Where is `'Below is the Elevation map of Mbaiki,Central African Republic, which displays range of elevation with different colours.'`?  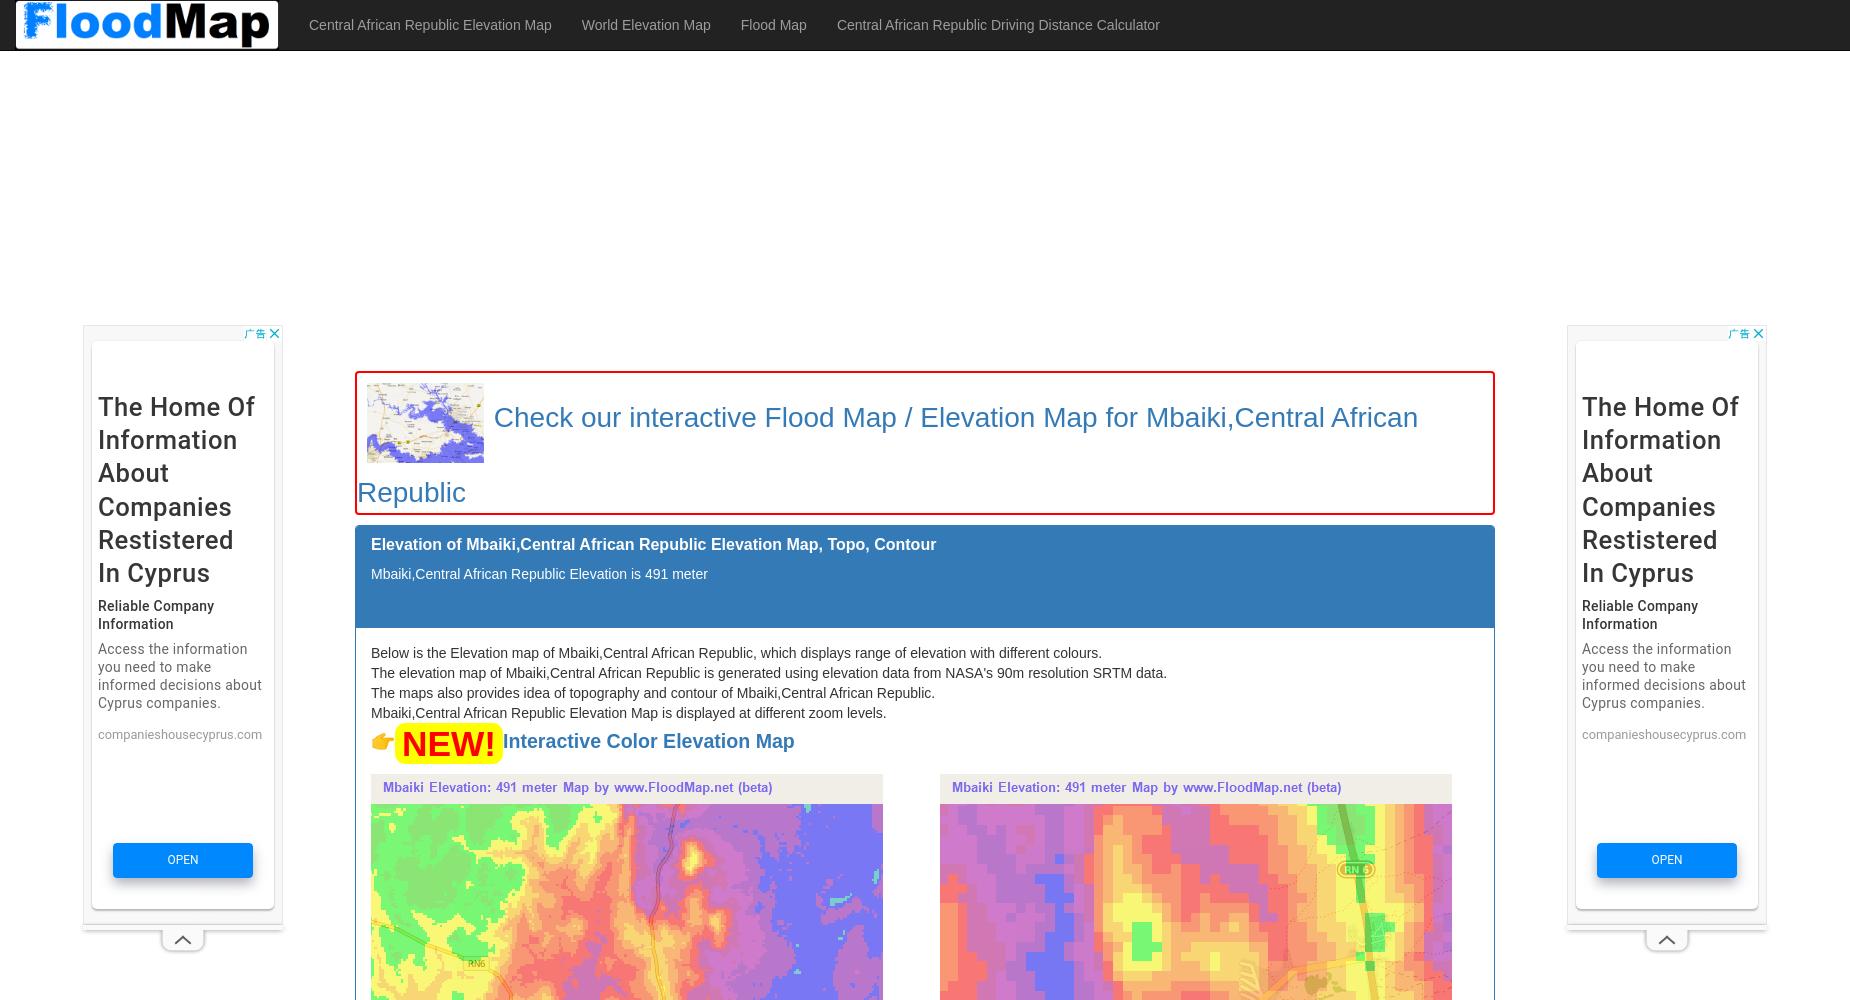
'Below is the Elevation map of Mbaiki,Central African Republic, which displays range of elevation with different colours.' is located at coordinates (736, 652).